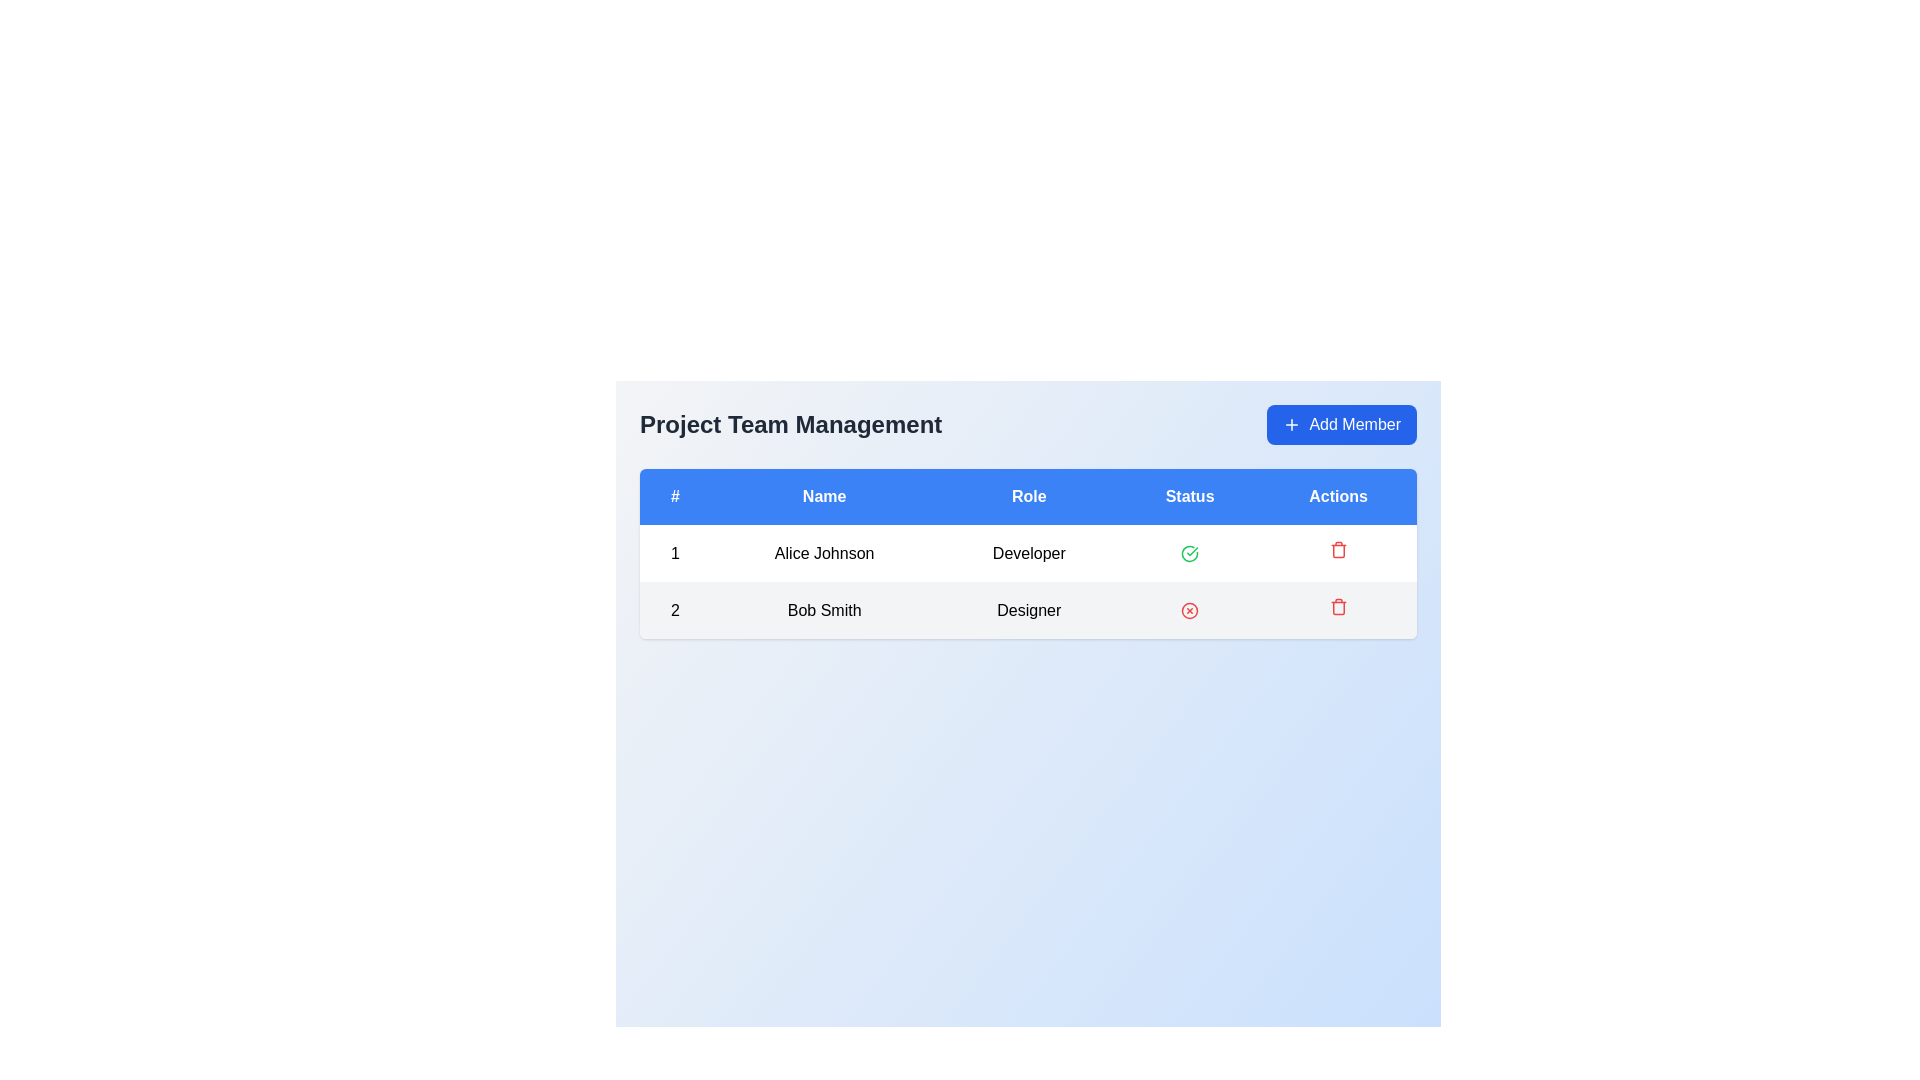  I want to click on success icon located in the 'Status' column of the first row in the table to understand its status meaning, so click(1190, 553).